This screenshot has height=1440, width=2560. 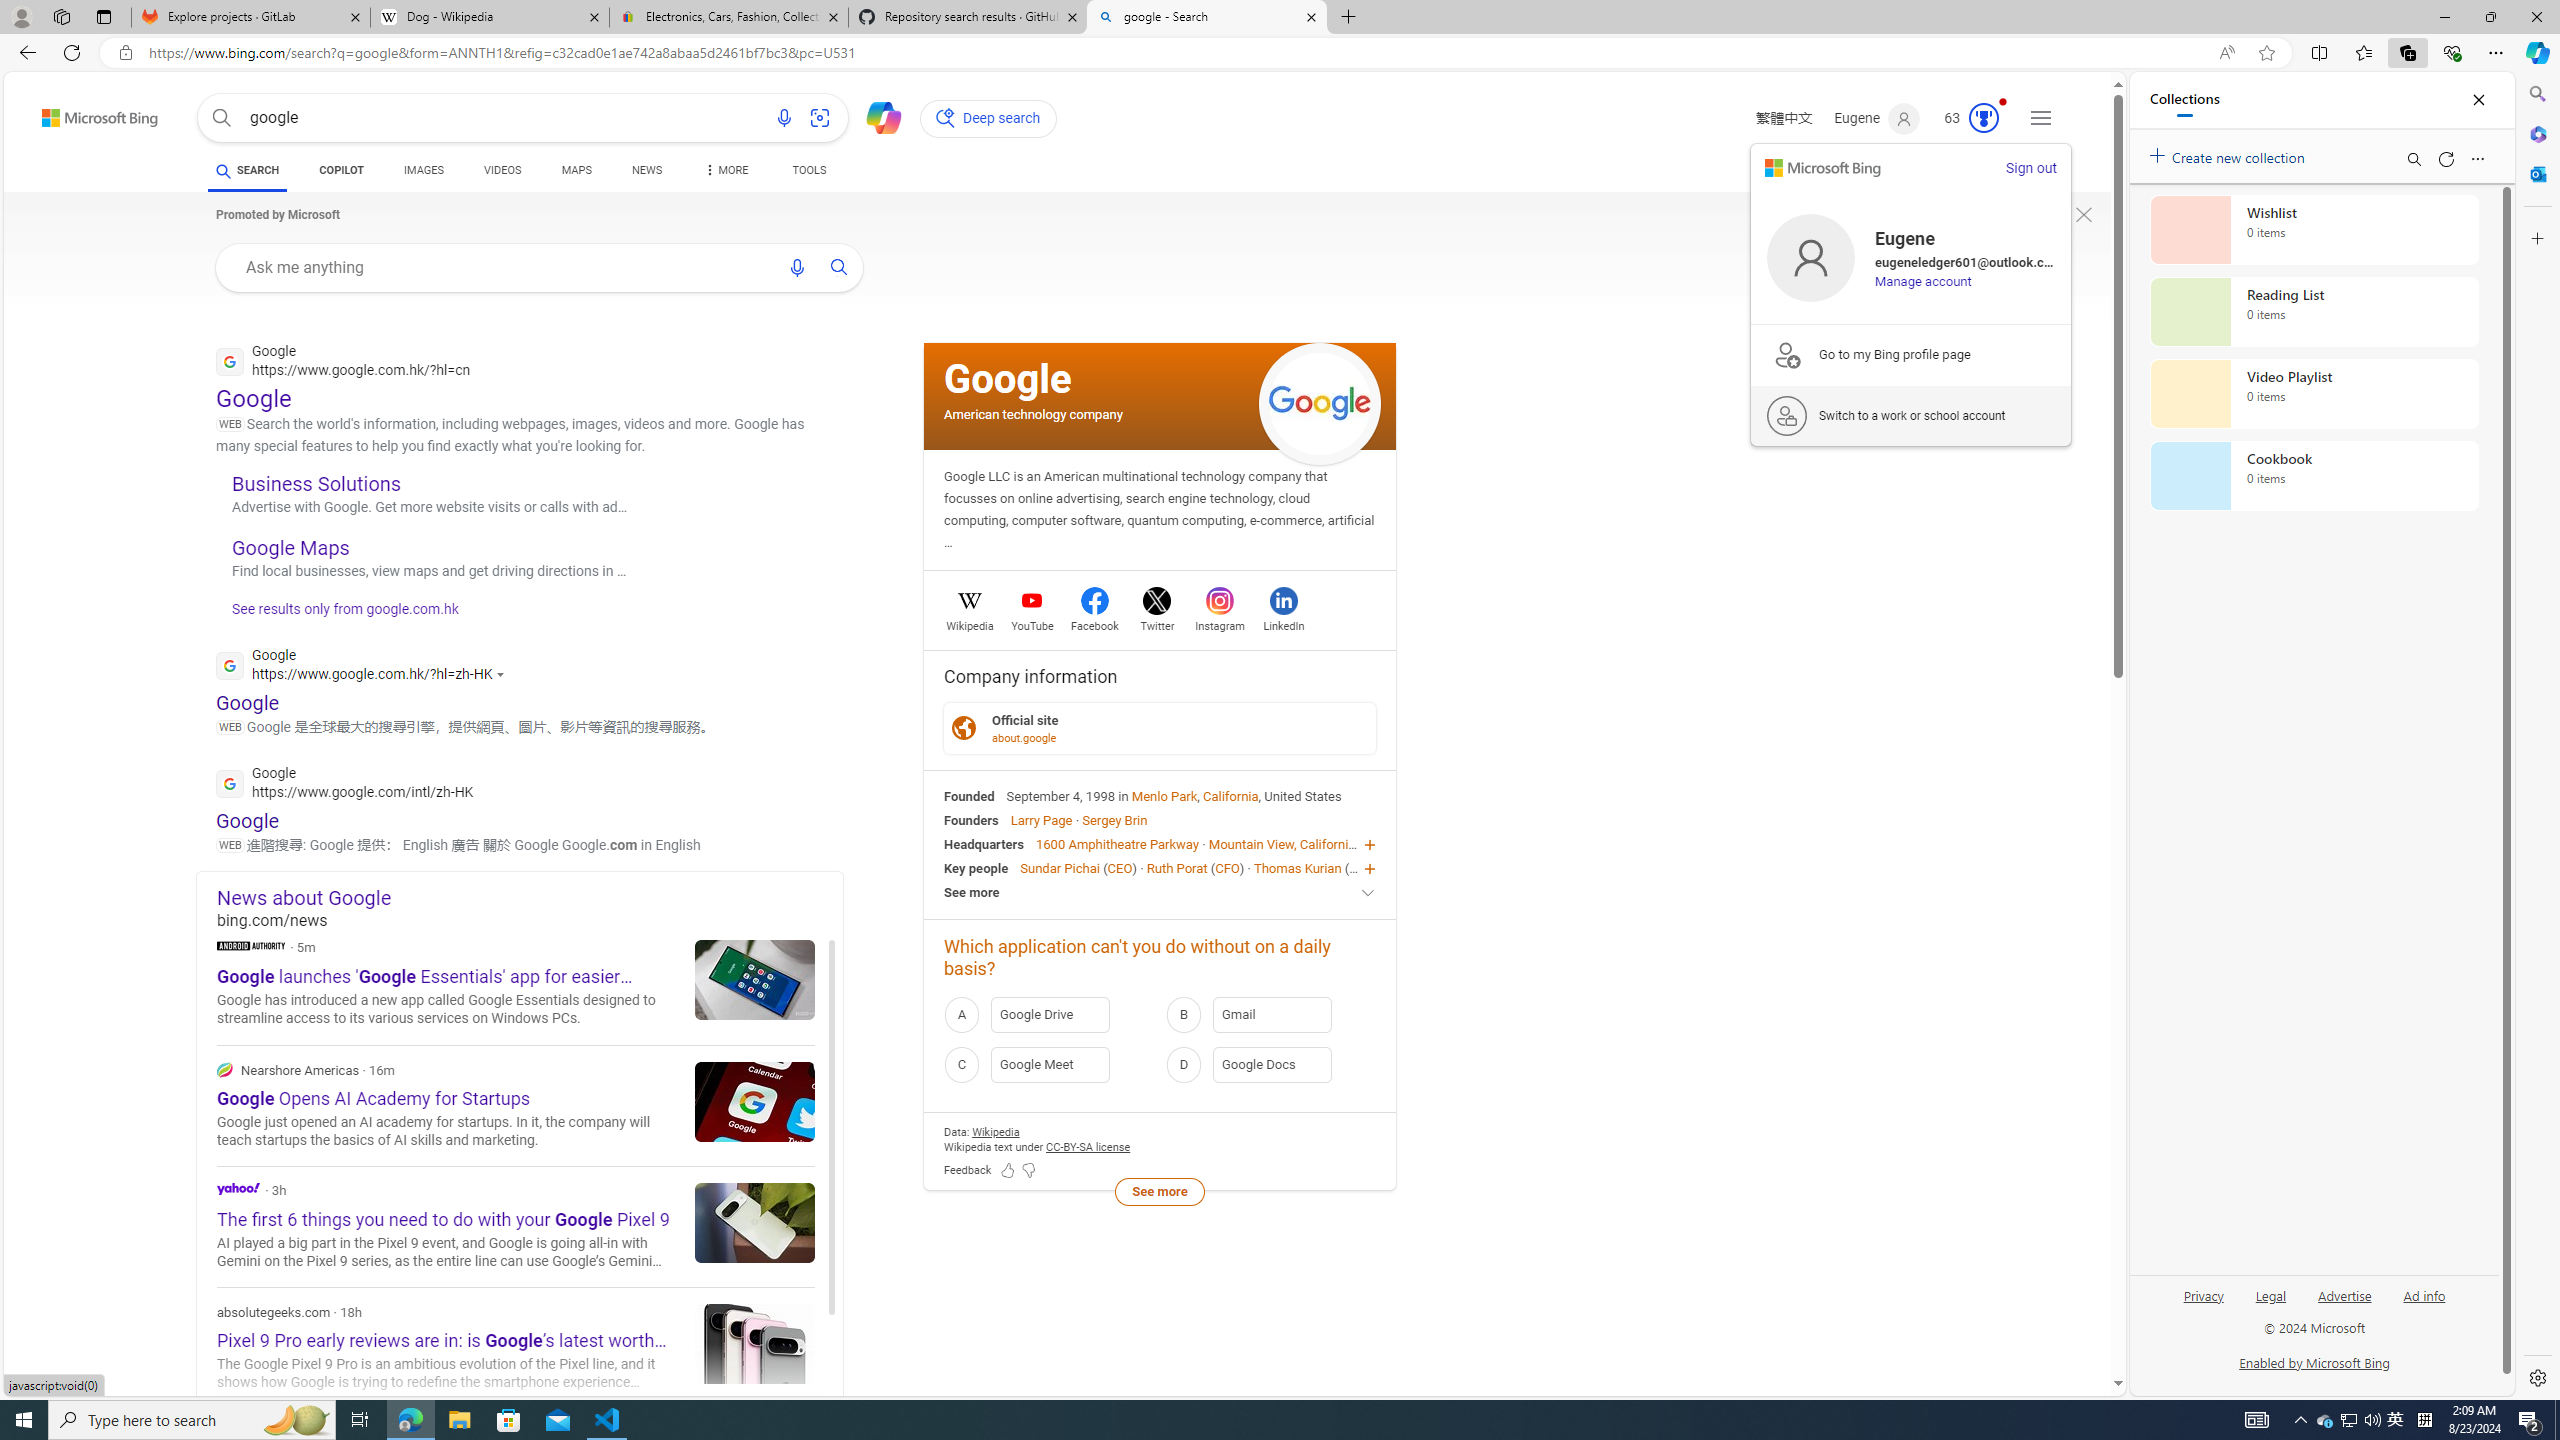 I want to click on 'Reading List collection, 0 items', so click(x=2314, y=310).